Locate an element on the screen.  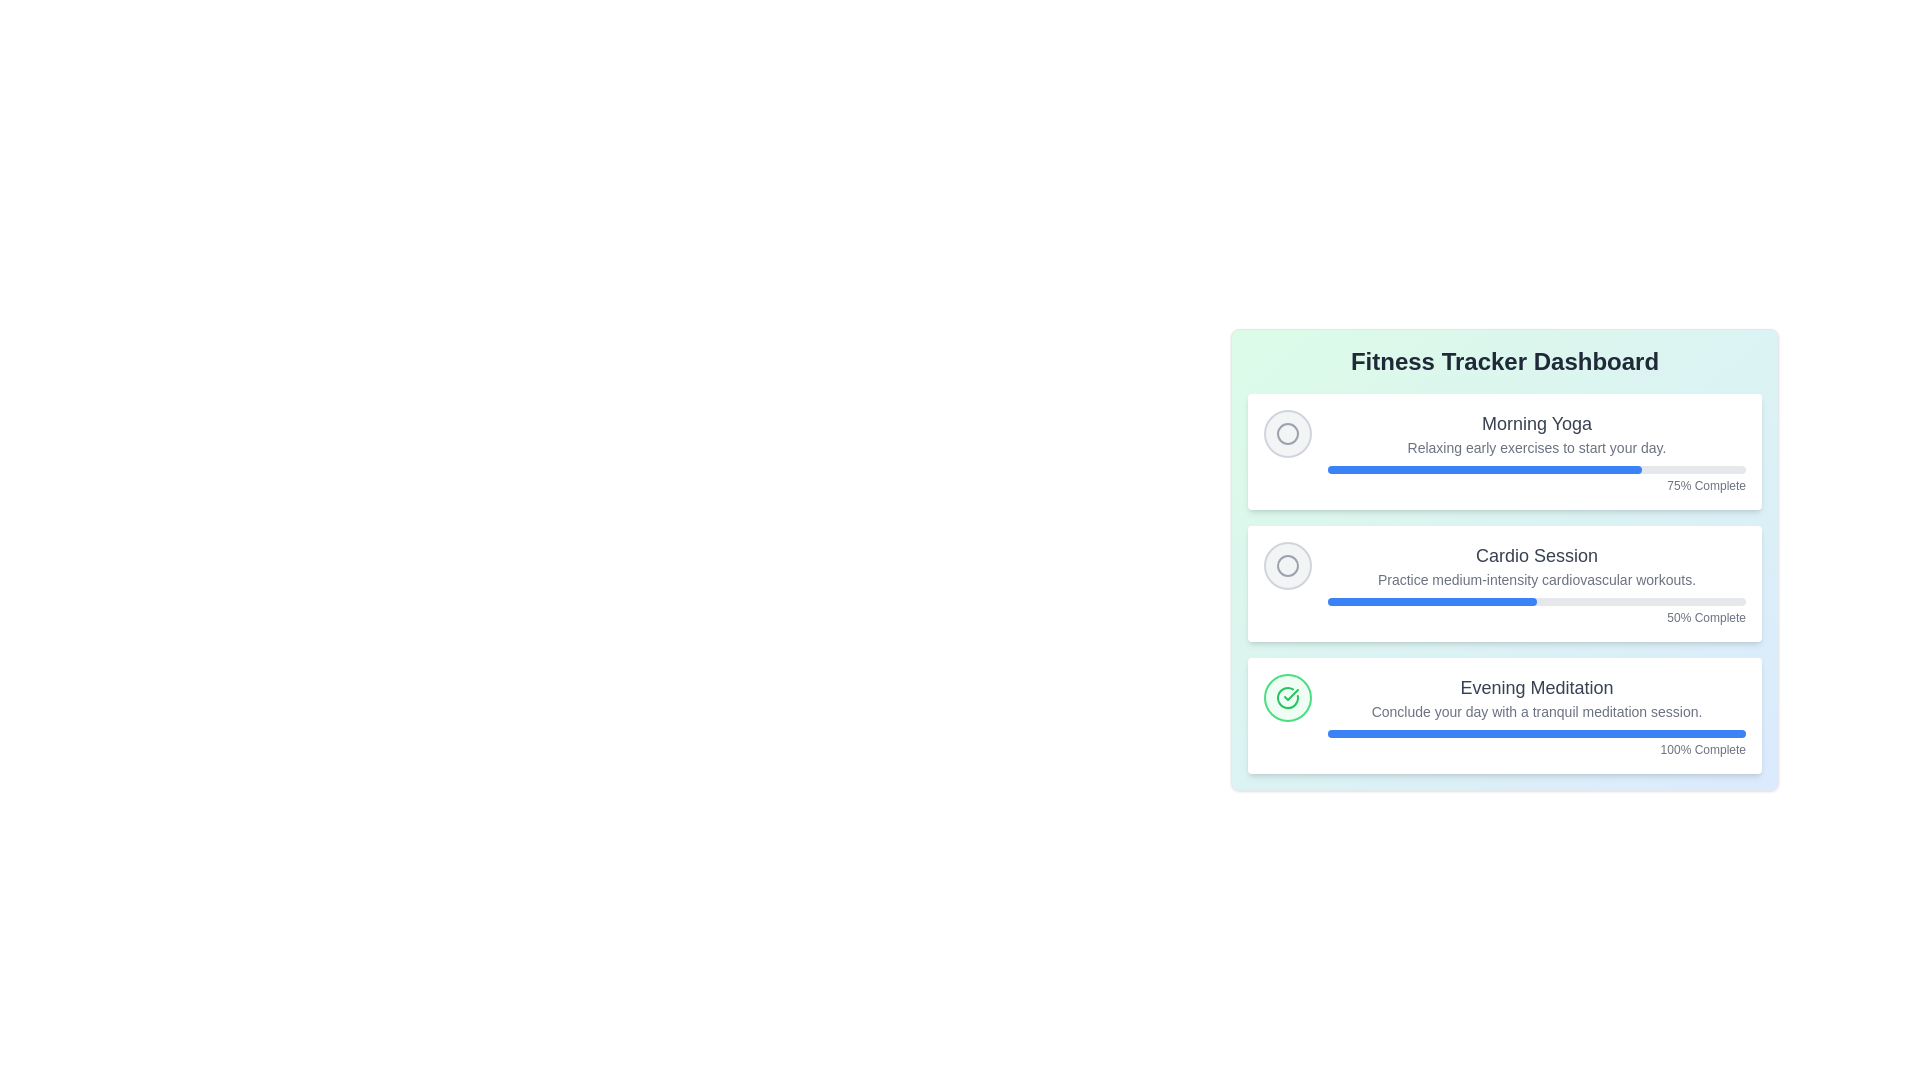
the circular icon with a green border and a checkmark symbol in the third section of the dashboard is located at coordinates (1287, 697).